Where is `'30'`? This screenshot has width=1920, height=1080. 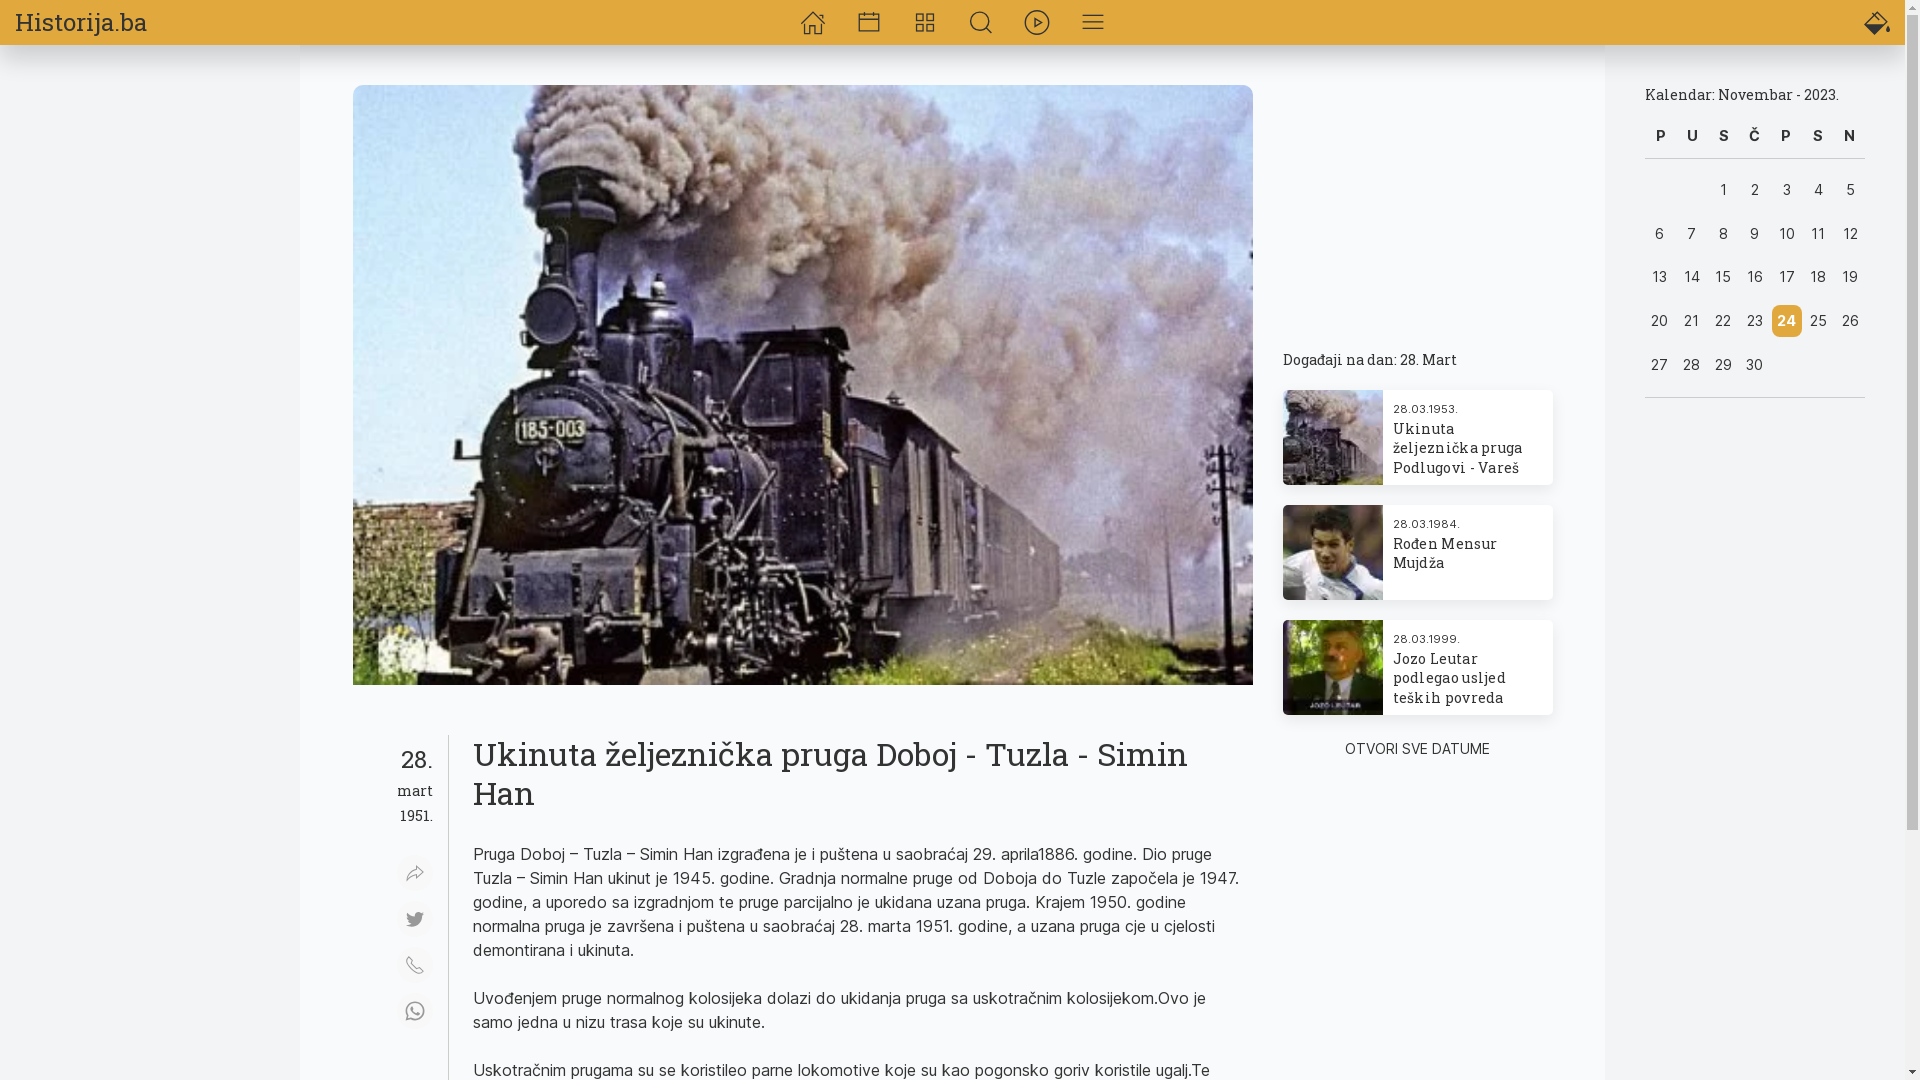 '30' is located at coordinates (1738, 365).